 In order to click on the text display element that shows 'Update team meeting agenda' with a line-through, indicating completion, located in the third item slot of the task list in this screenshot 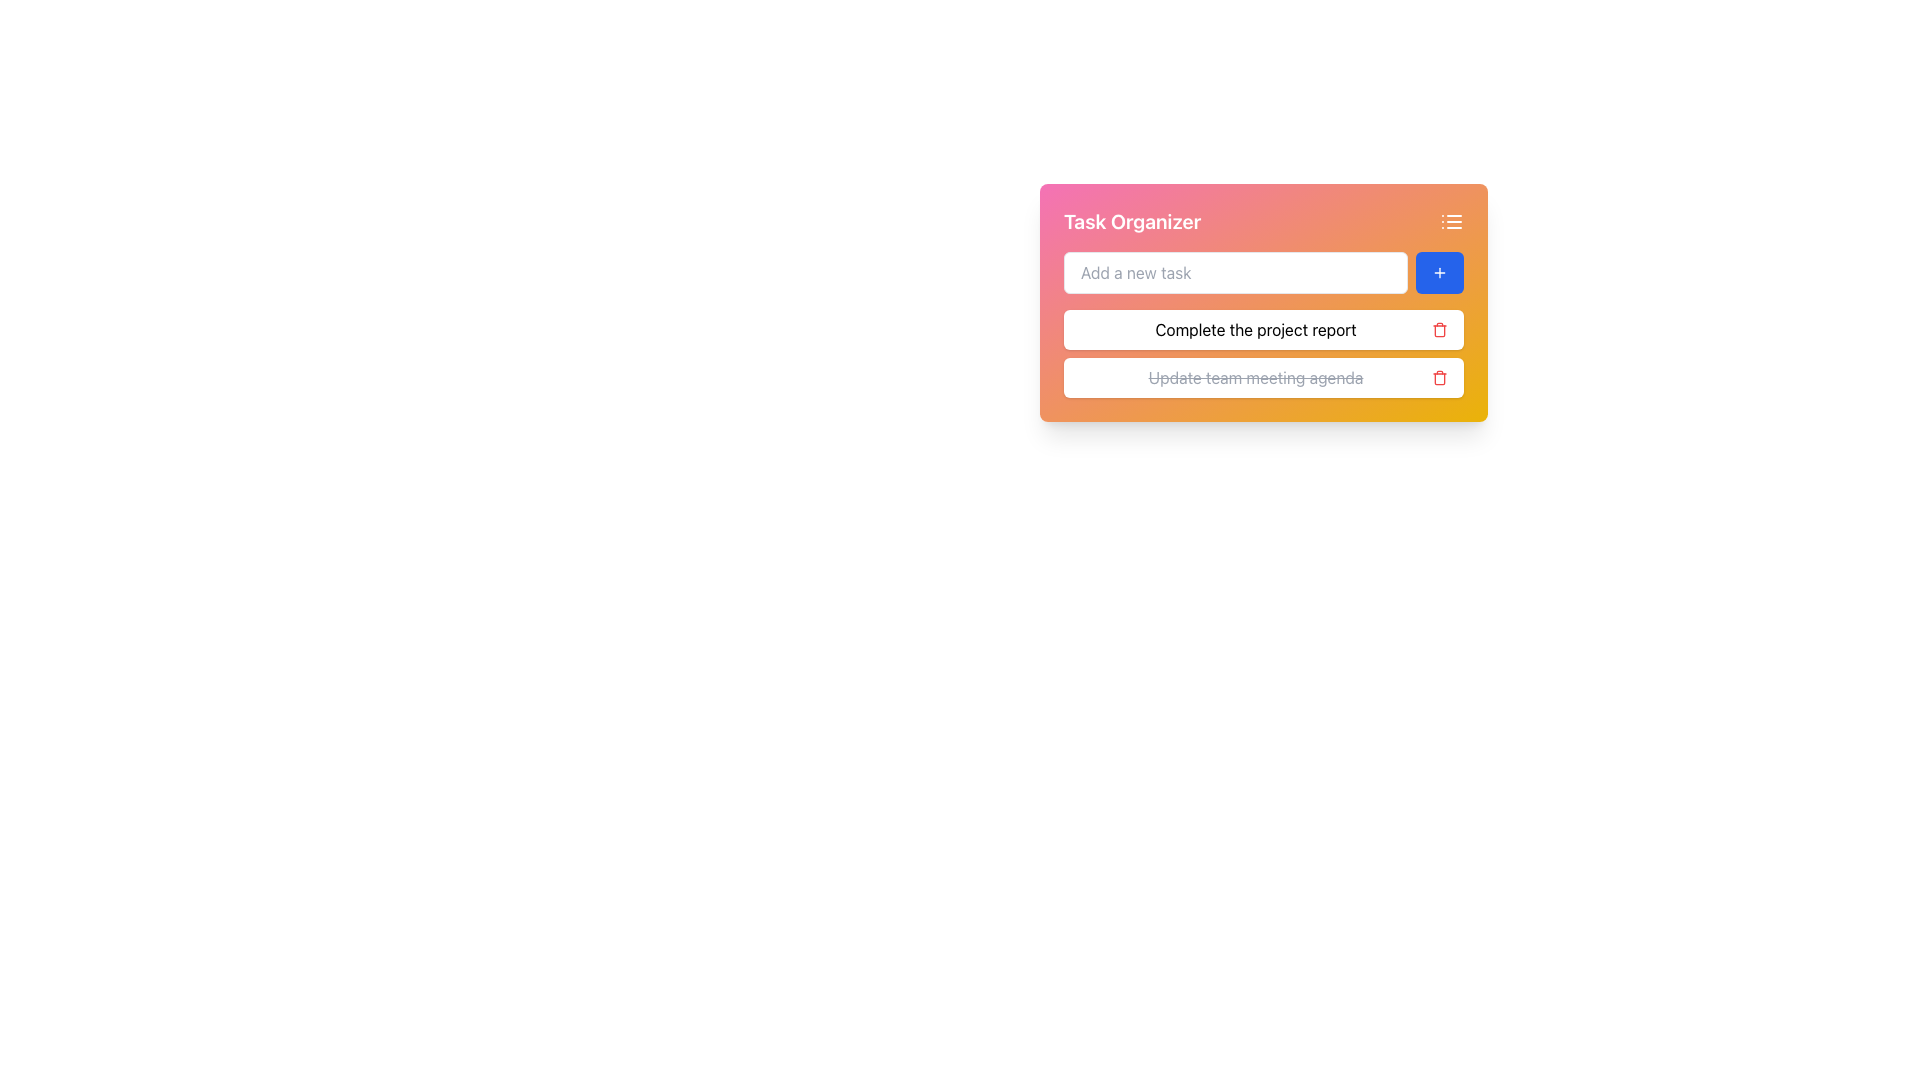, I will do `click(1255, 378)`.